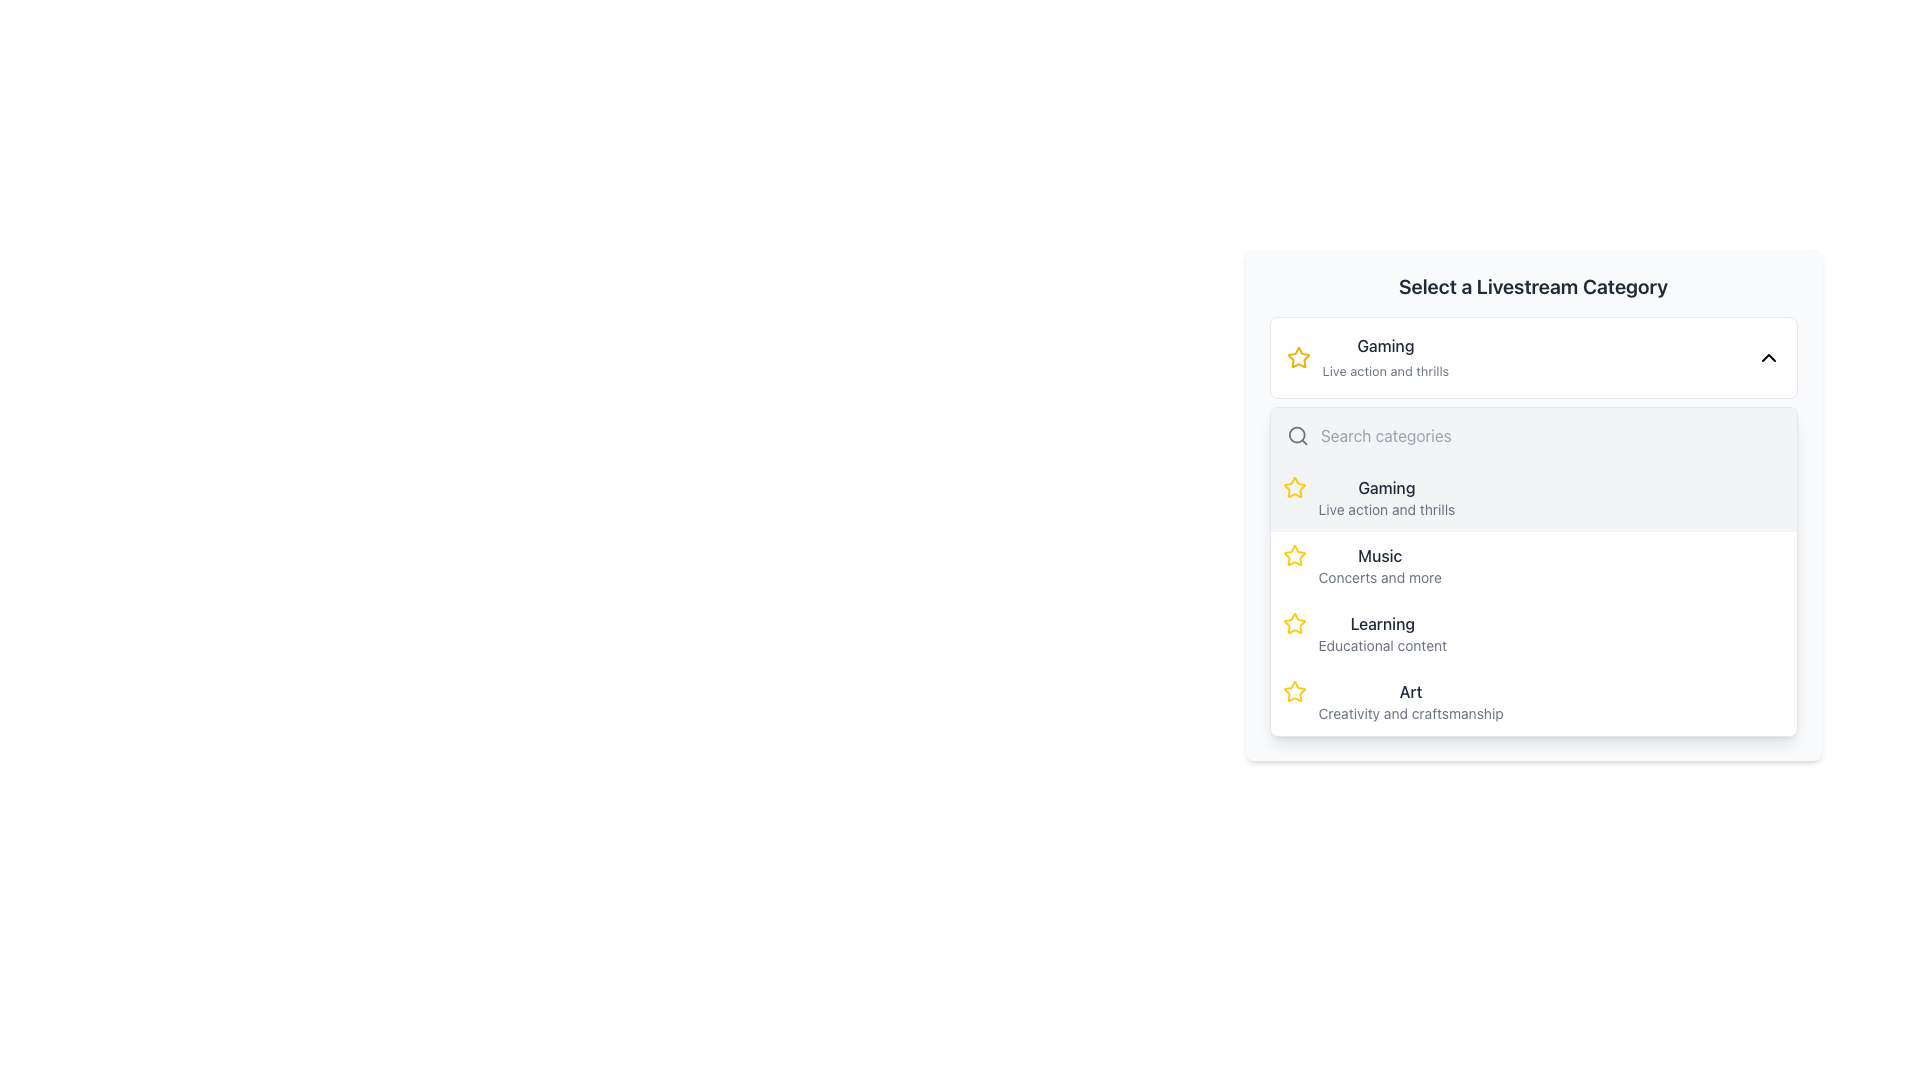 Image resolution: width=1920 pixels, height=1080 pixels. I want to click on the 'Music' text label, which serves as the title for the Music category in the livestream categories list, located in the 'Select a Livestream Category' section, so click(1379, 555).